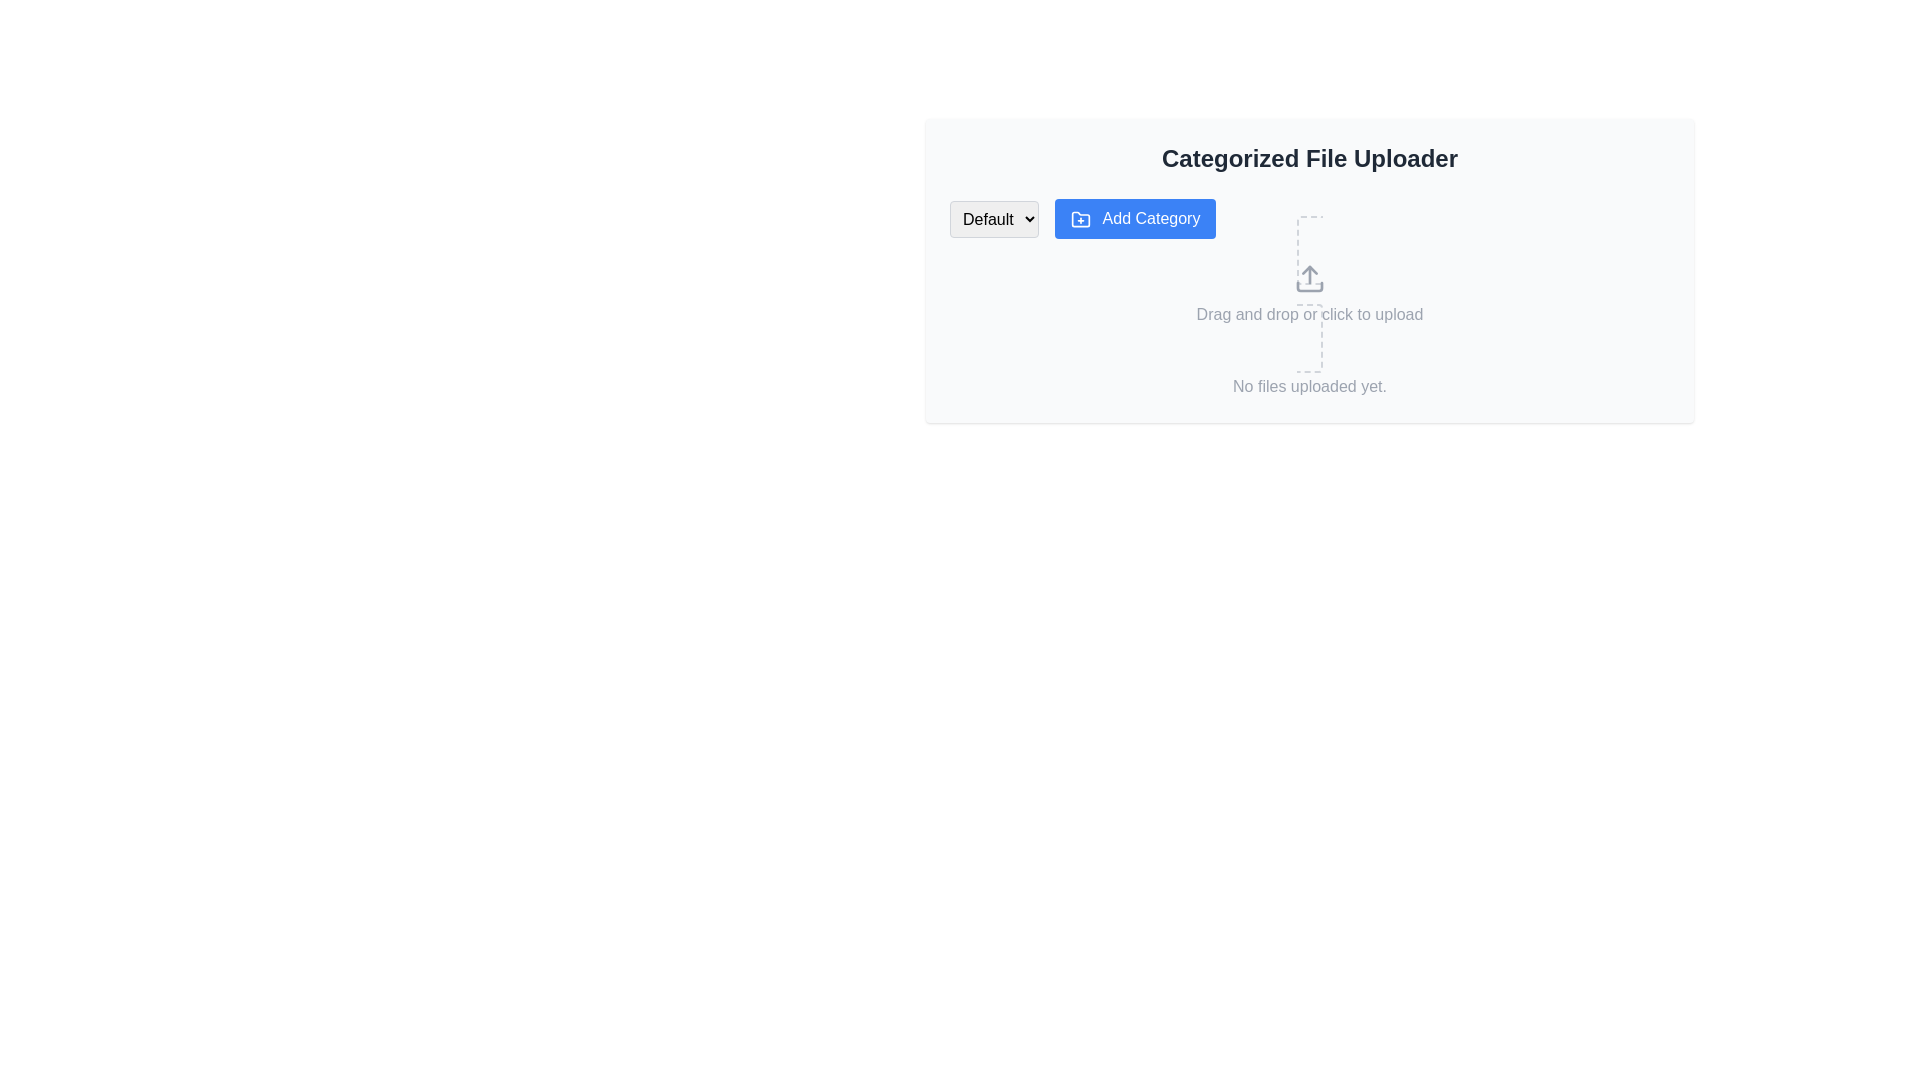  What do you see at coordinates (1079, 219) in the screenshot?
I see `the SVG icon within the 'Add Category' button, which is represented as a folder with a plus sign and has a blue background` at bounding box center [1079, 219].